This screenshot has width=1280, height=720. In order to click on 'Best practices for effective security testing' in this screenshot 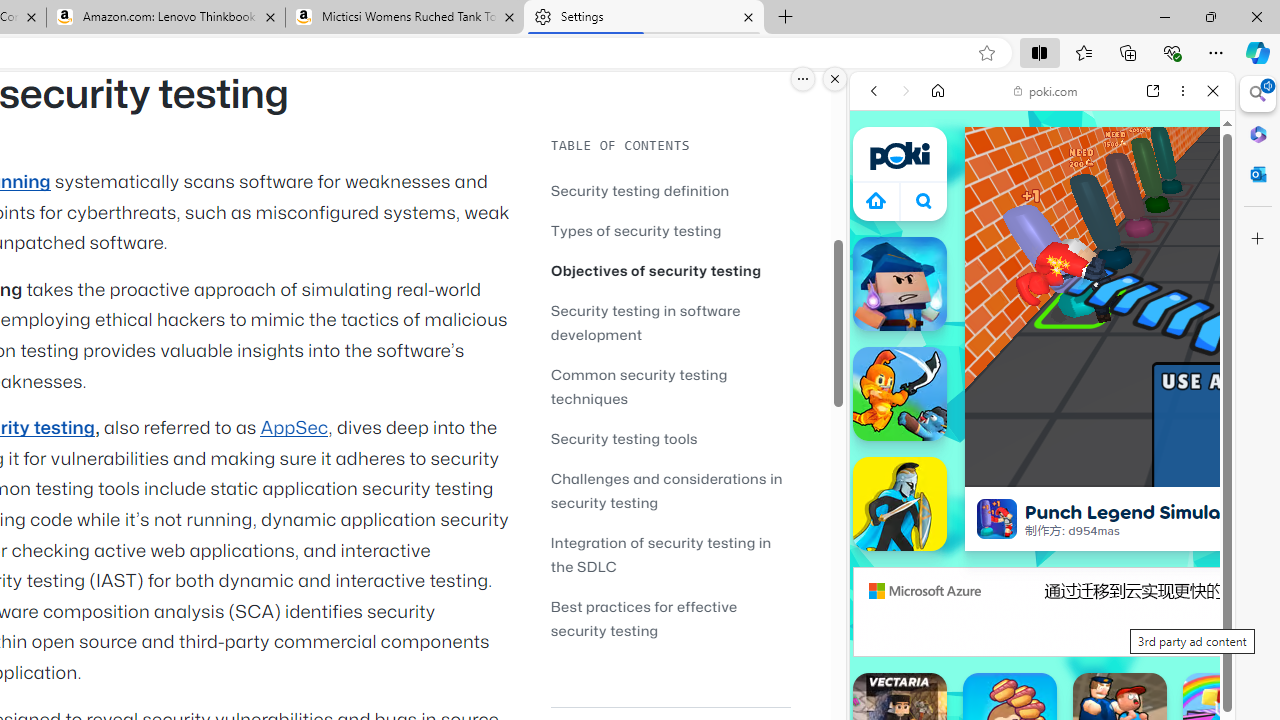, I will do `click(644, 617)`.